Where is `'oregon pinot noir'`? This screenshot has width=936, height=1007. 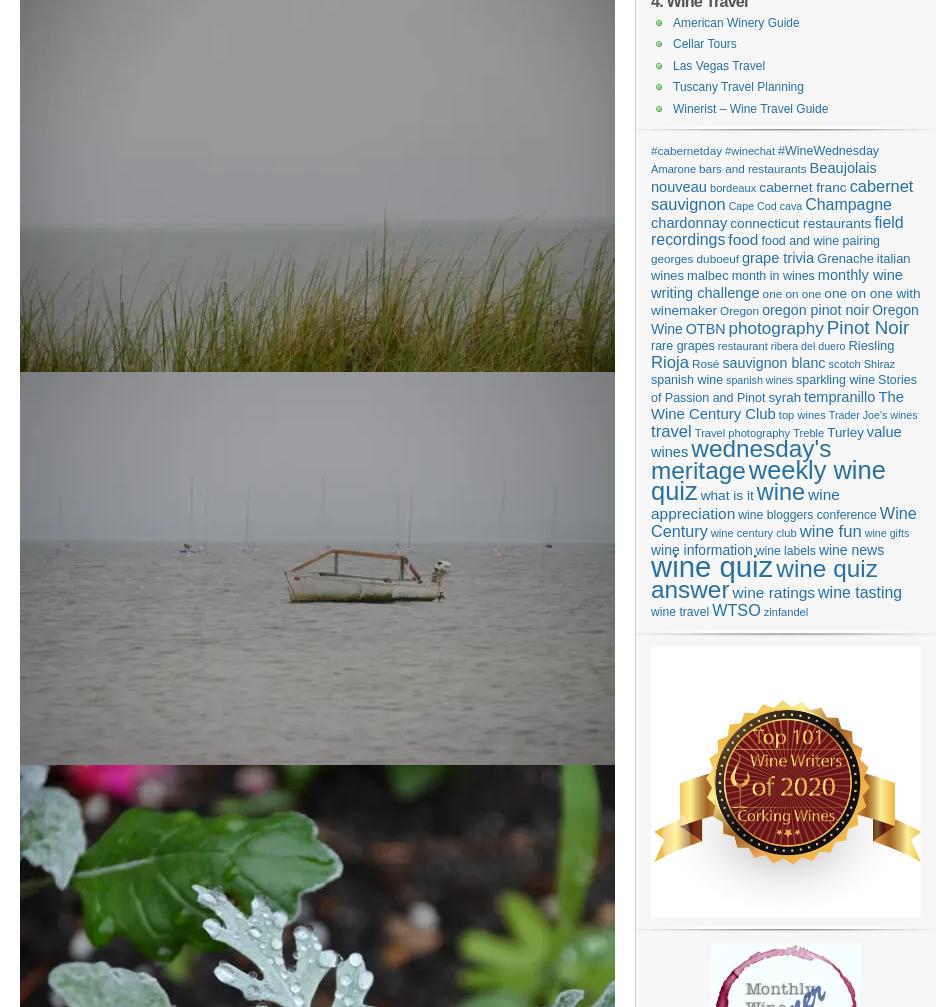
'oregon pinot noir' is located at coordinates (814, 309).